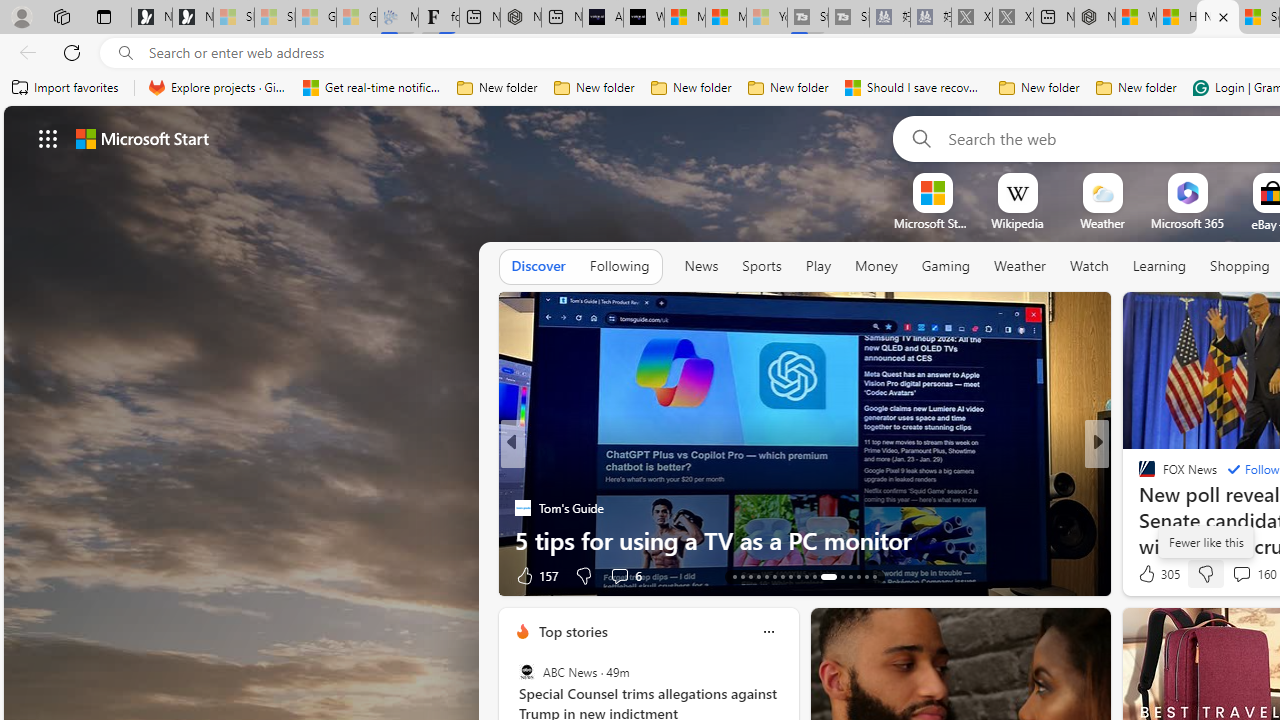 Image resolution: width=1280 pixels, height=720 pixels. I want to click on 'ABC News', so click(526, 672).